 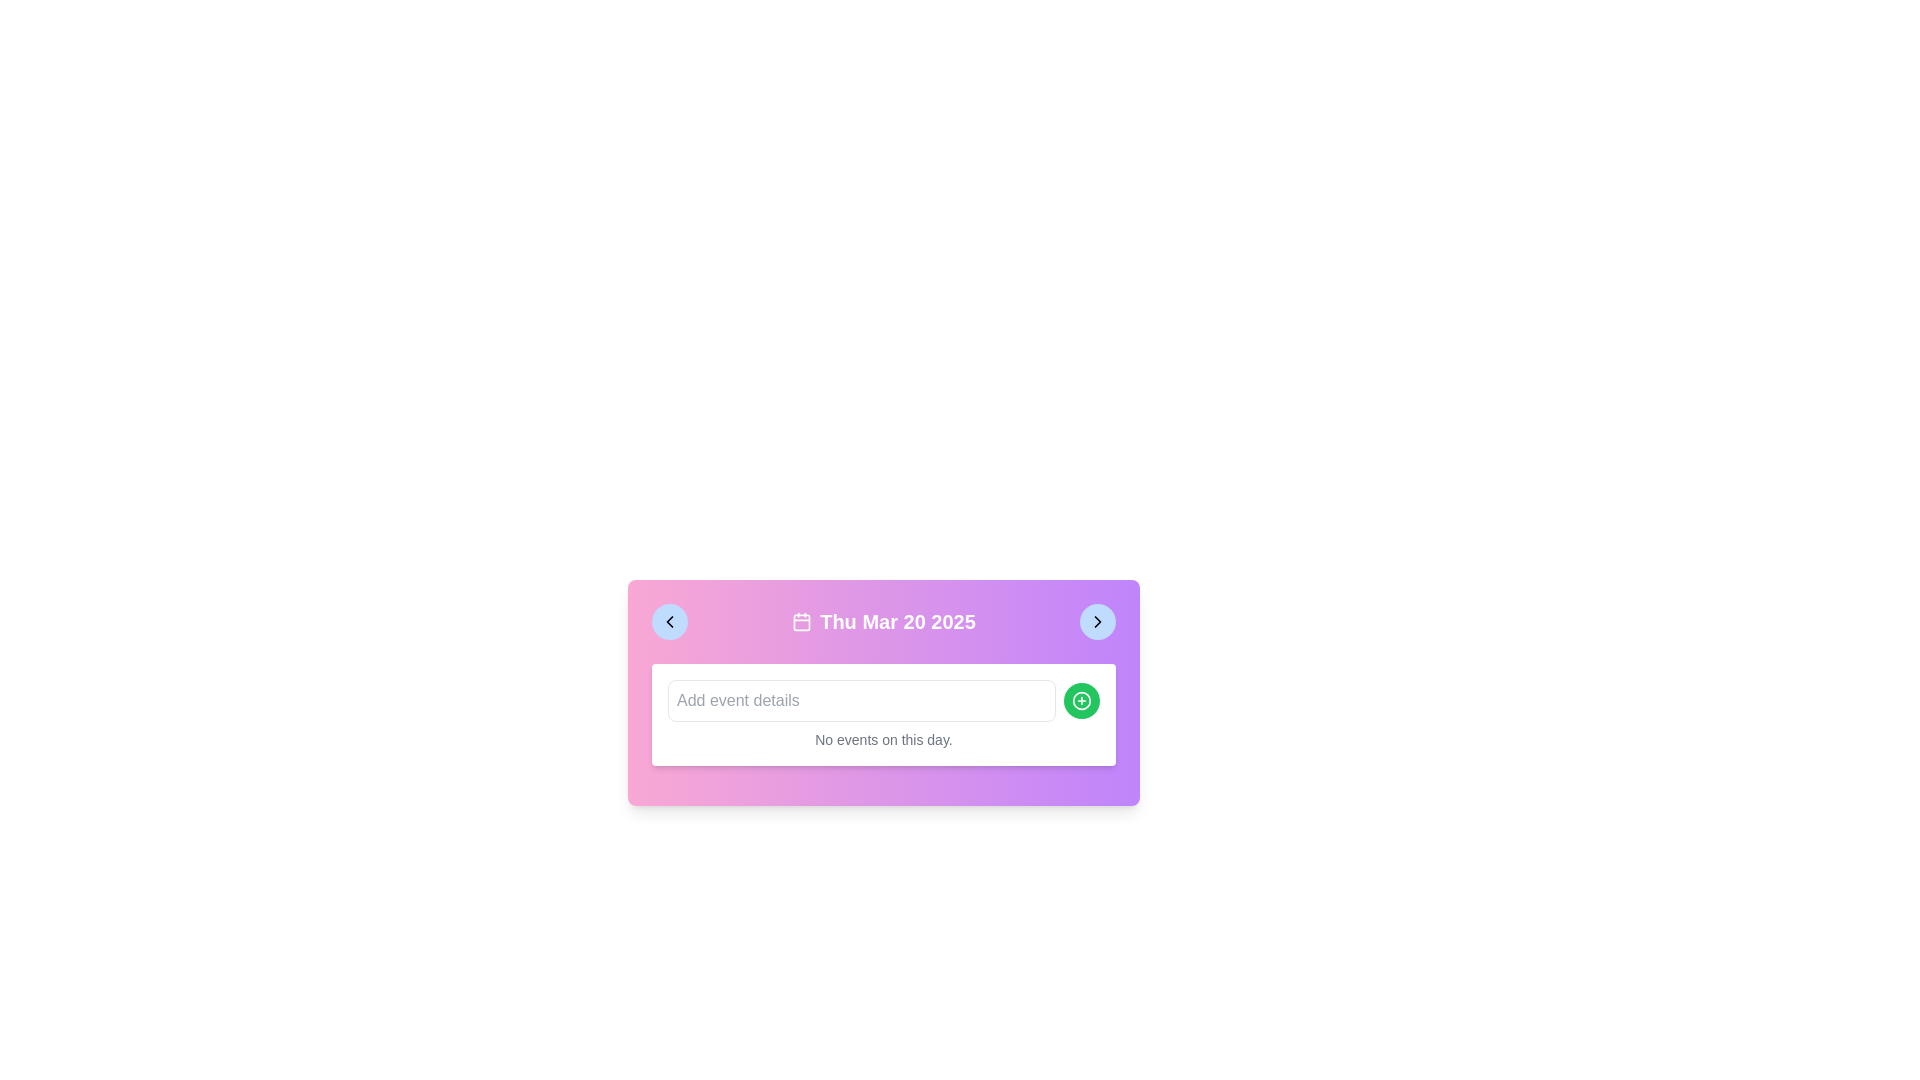 What do you see at coordinates (670, 620) in the screenshot?
I see `the Chevron icon located in the top right corner of the card with a gradient pink-to-violet background` at bounding box center [670, 620].